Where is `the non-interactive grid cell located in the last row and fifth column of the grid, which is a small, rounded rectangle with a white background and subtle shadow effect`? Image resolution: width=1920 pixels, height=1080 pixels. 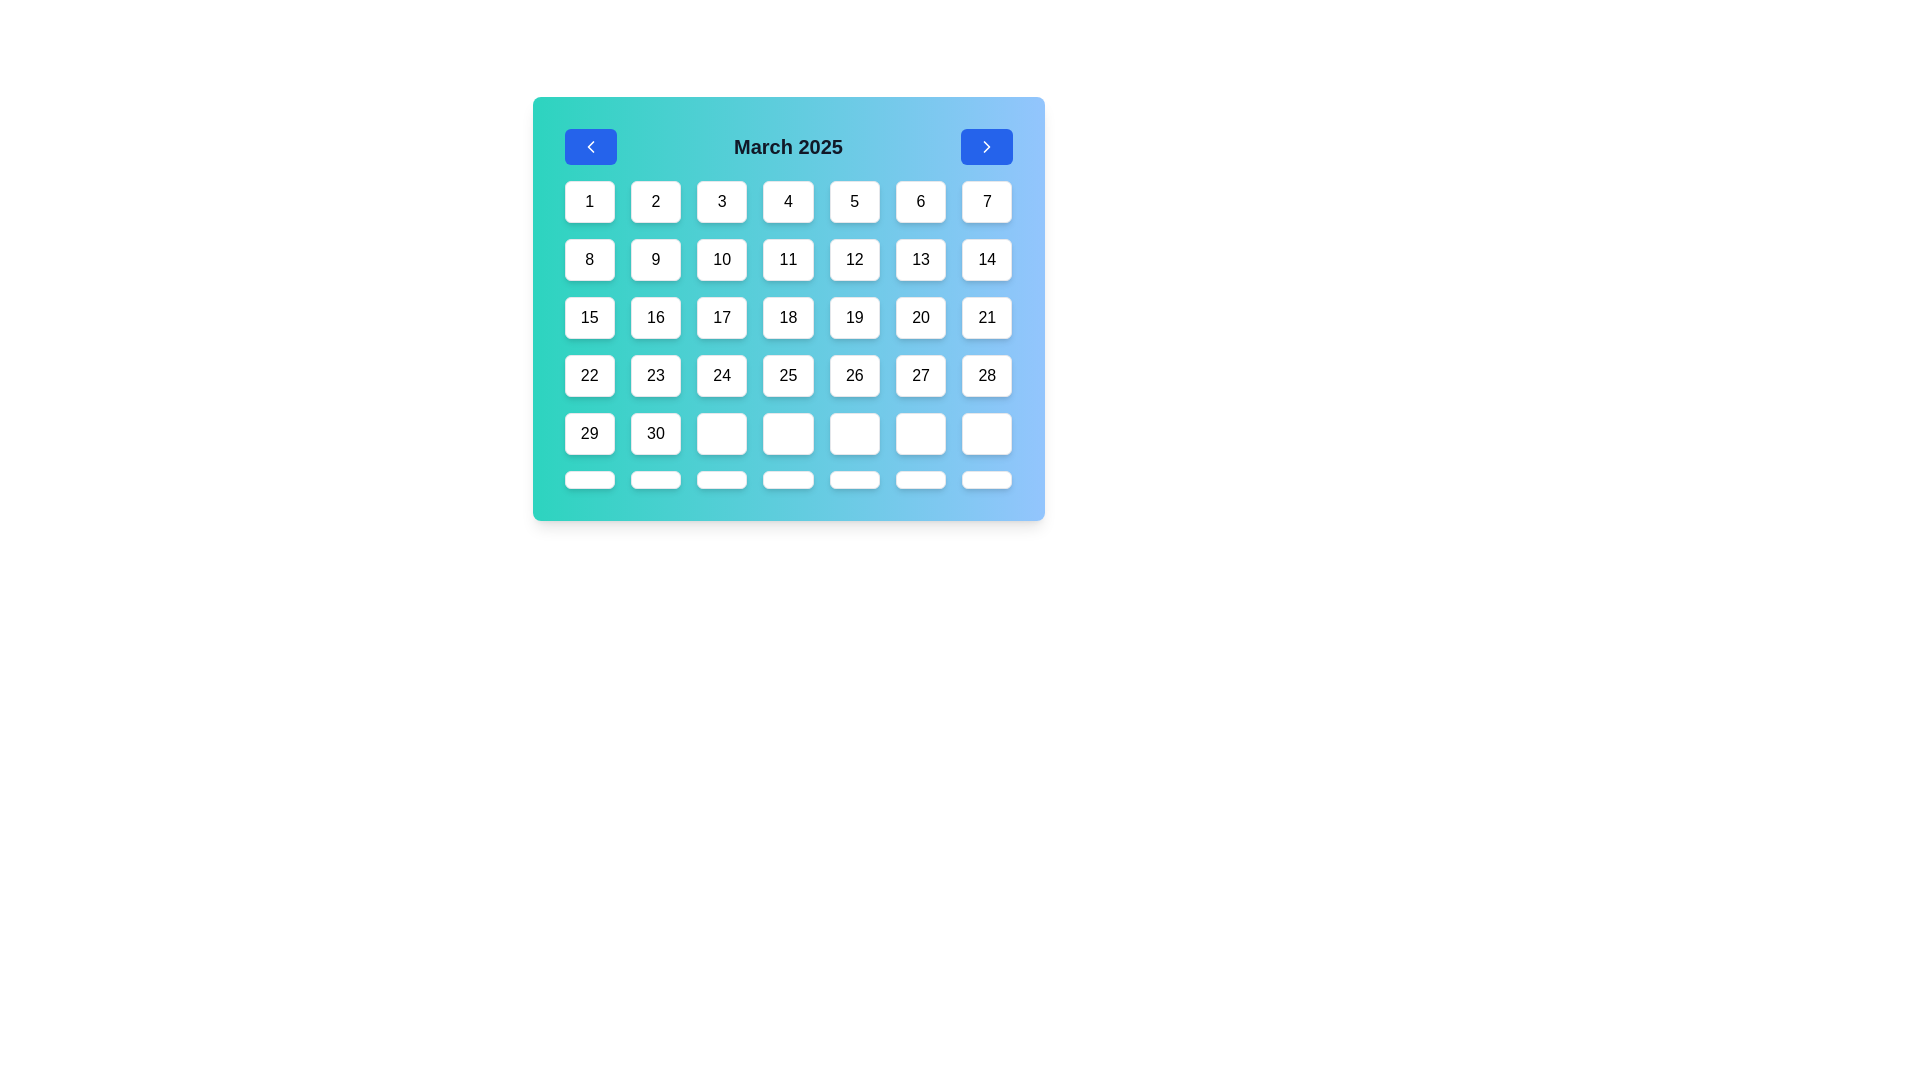 the non-interactive grid cell located in the last row and fifth column of the grid, which is a small, rounded rectangle with a white background and subtle shadow effect is located at coordinates (854, 479).